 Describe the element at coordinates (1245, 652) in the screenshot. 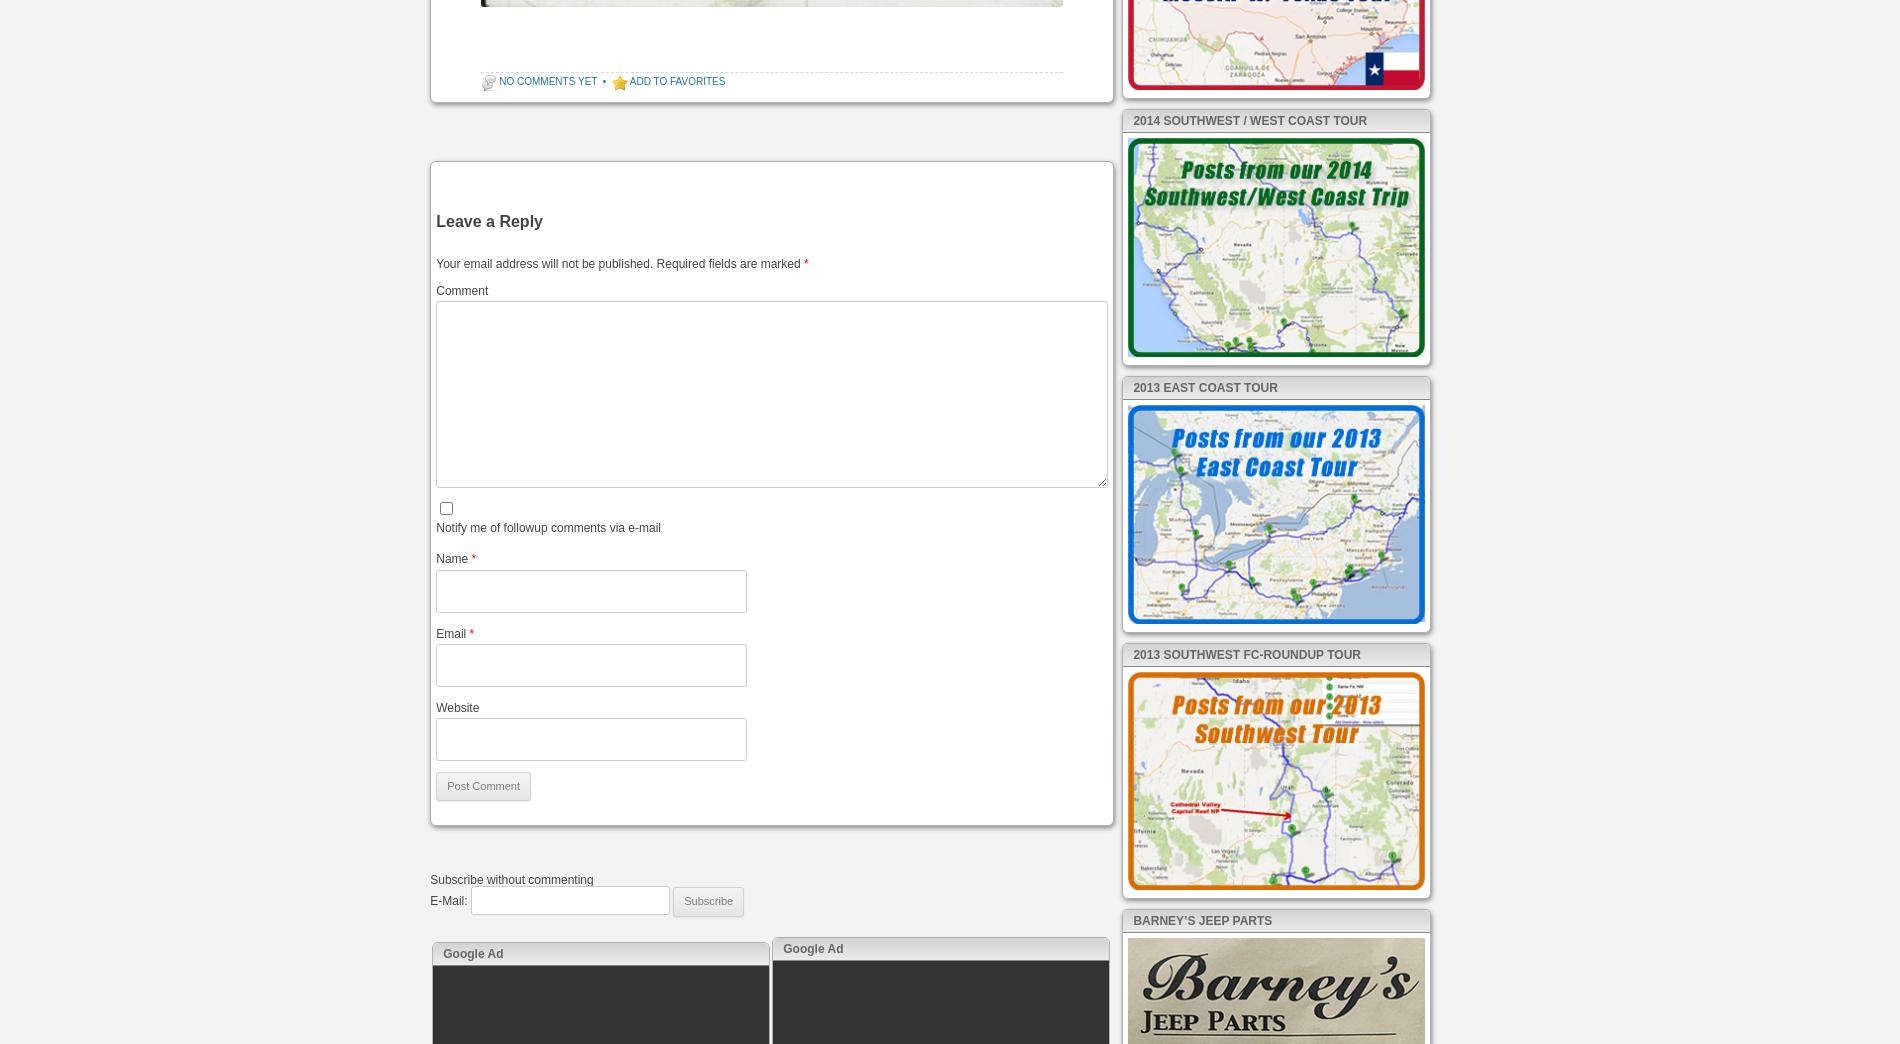

I see `'2013 Southwest FC-Roundup Tour'` at that location.